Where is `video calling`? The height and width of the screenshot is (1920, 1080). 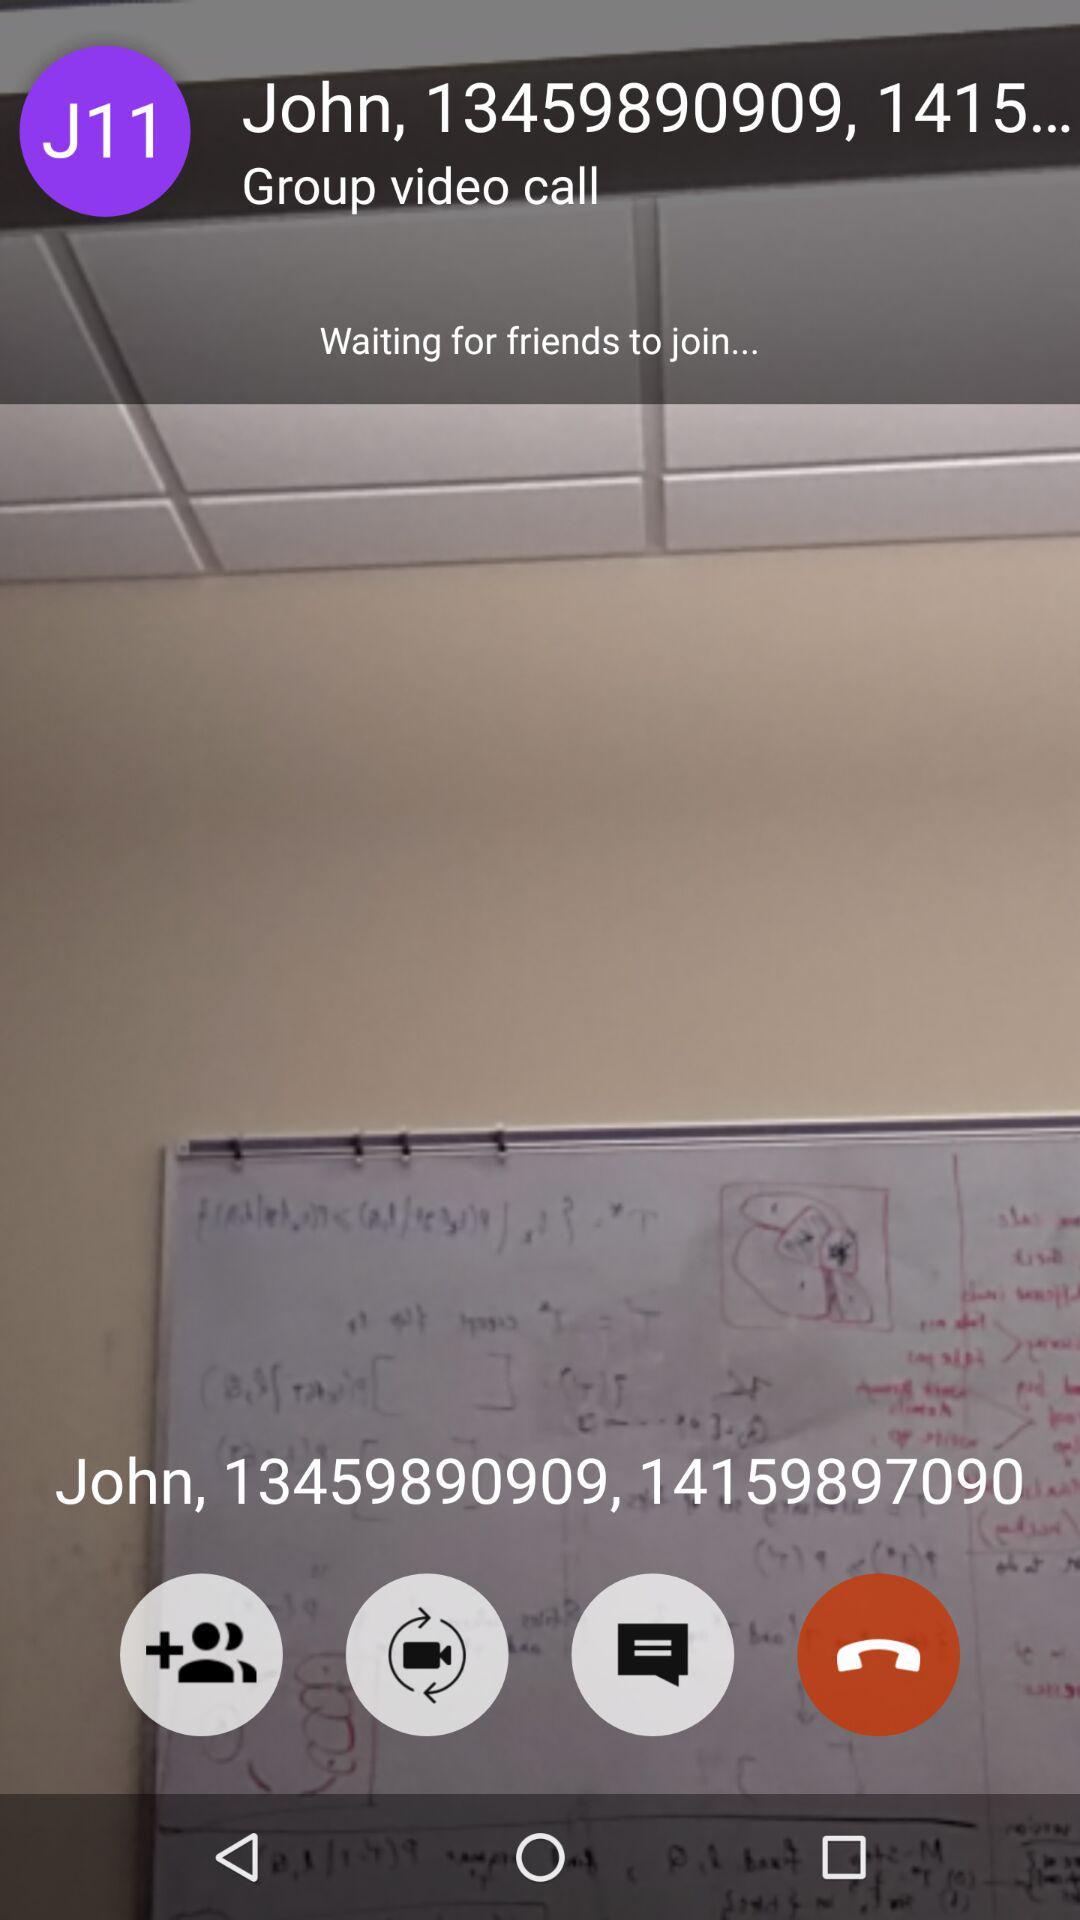 video calling is located at coordinates (426, 1654).